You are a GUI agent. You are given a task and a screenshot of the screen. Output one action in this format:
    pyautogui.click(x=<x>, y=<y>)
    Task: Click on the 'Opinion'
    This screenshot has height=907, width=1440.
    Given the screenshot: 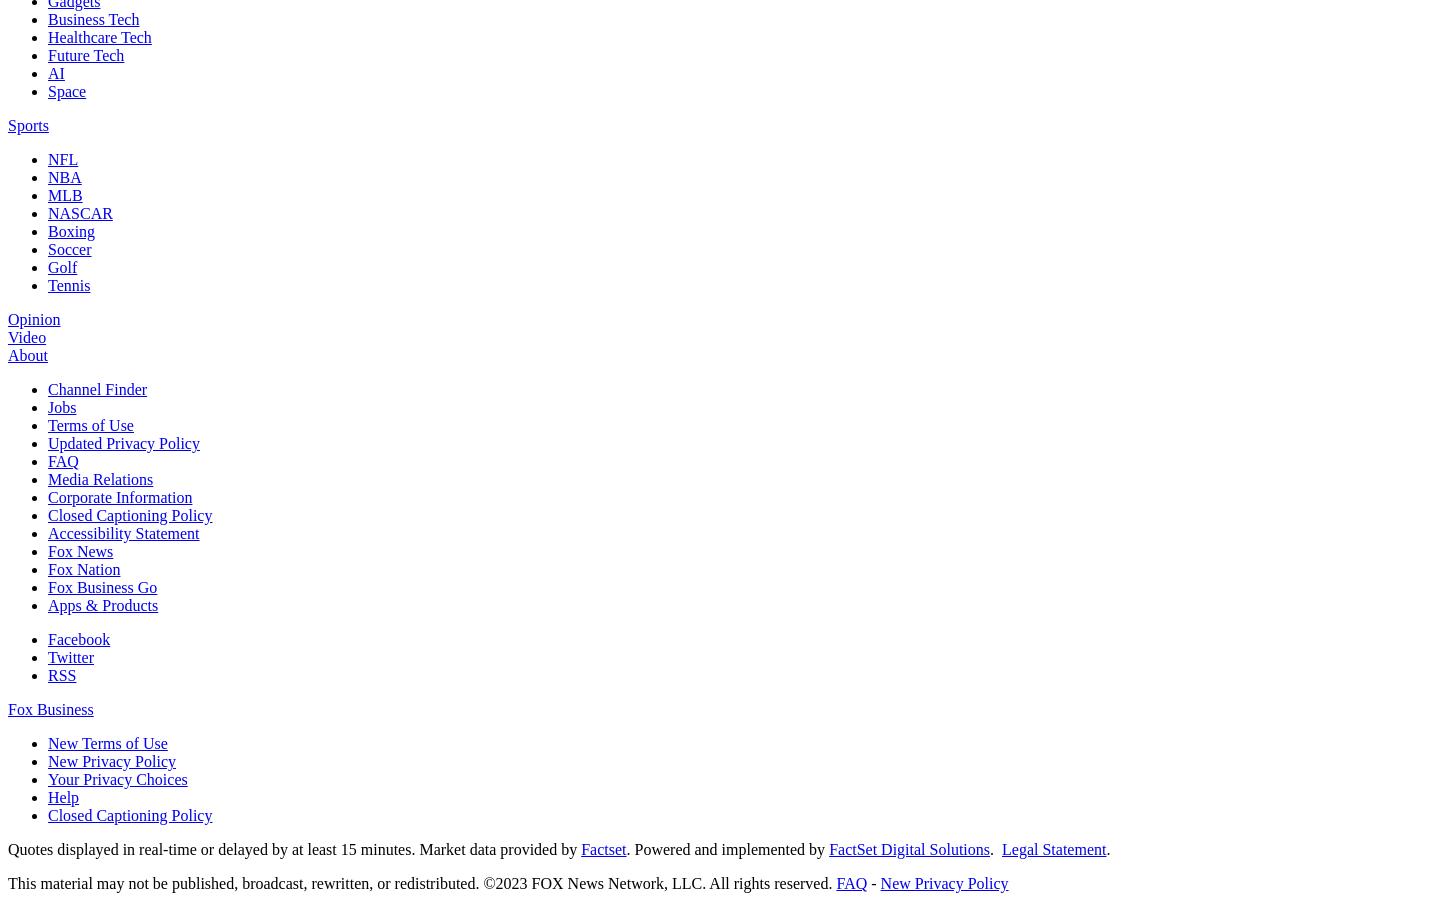 What is the action you would take?
    pyautogui.click(x=32, y=318)
    